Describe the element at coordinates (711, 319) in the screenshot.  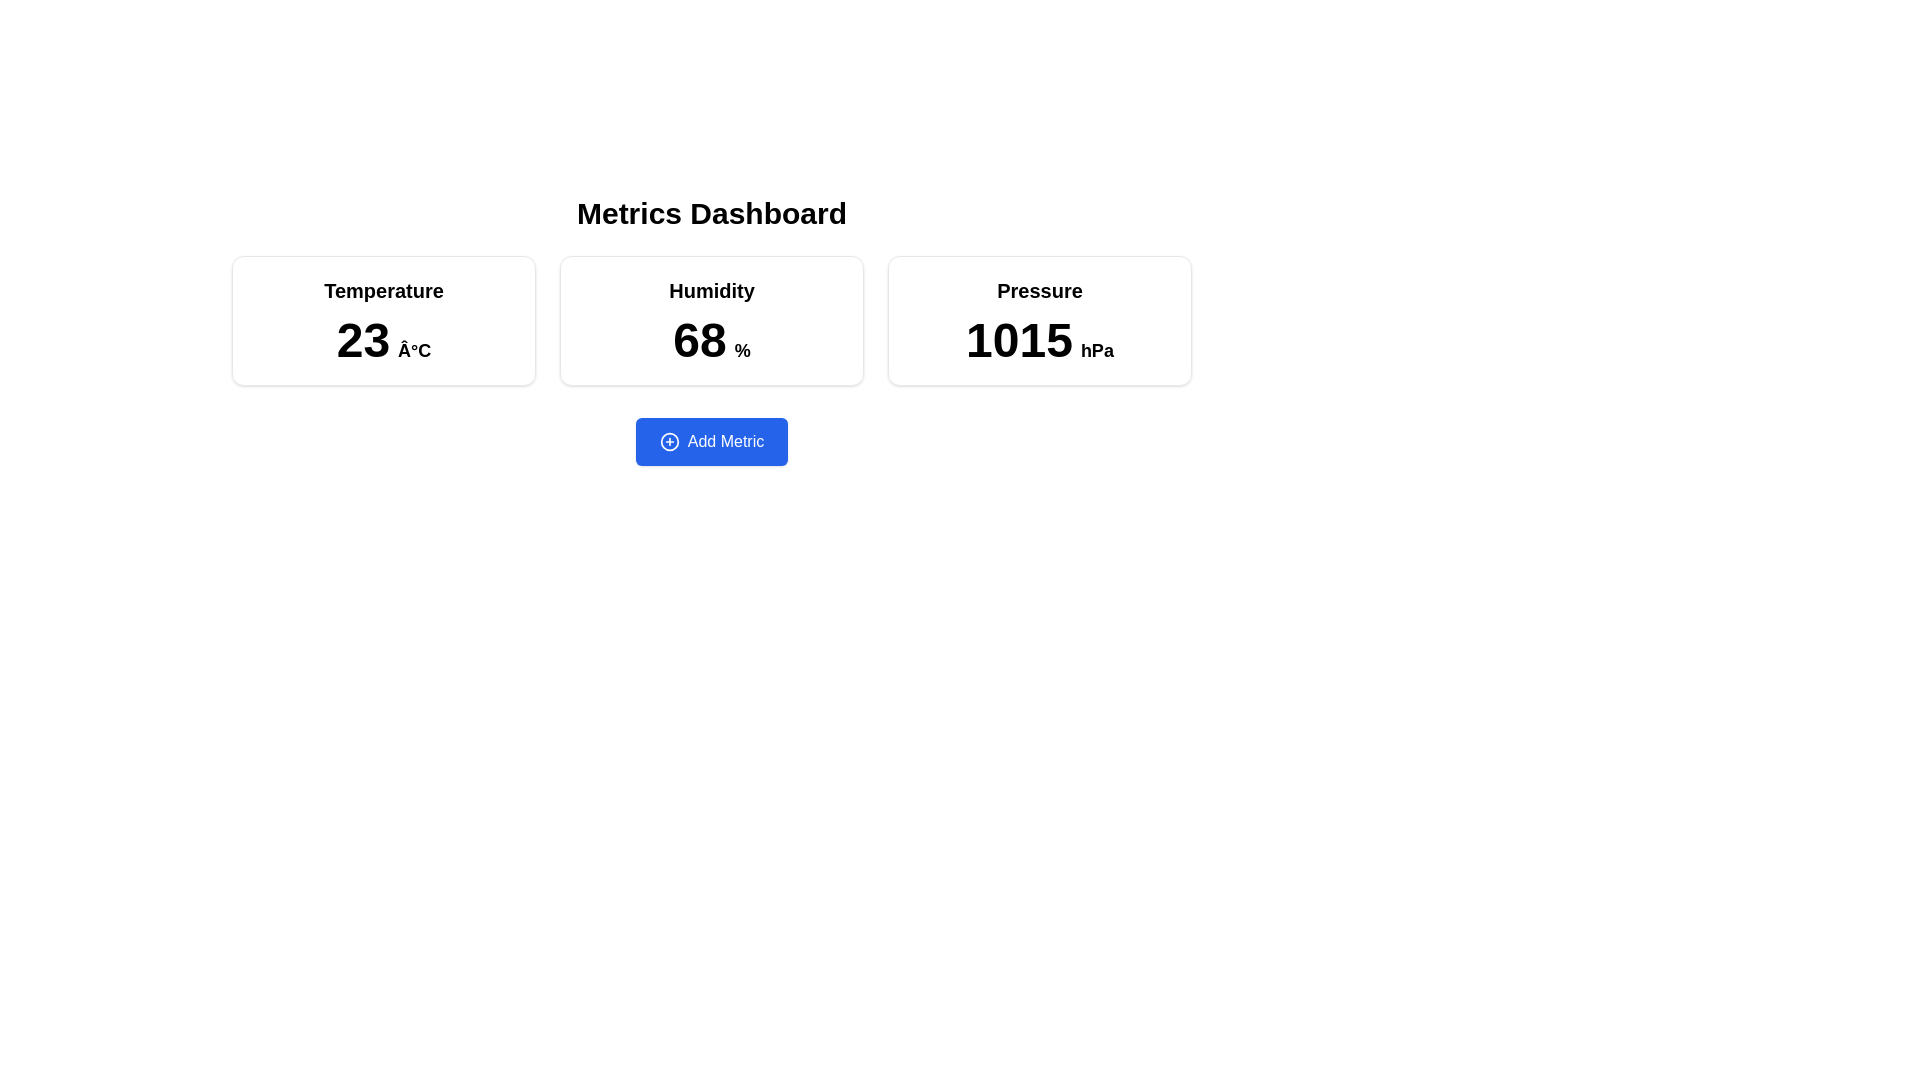
I see `the metric card displaying 'Humidity' with the value '68%' and unit '%' located in the Metrics Dashboard` at that location.